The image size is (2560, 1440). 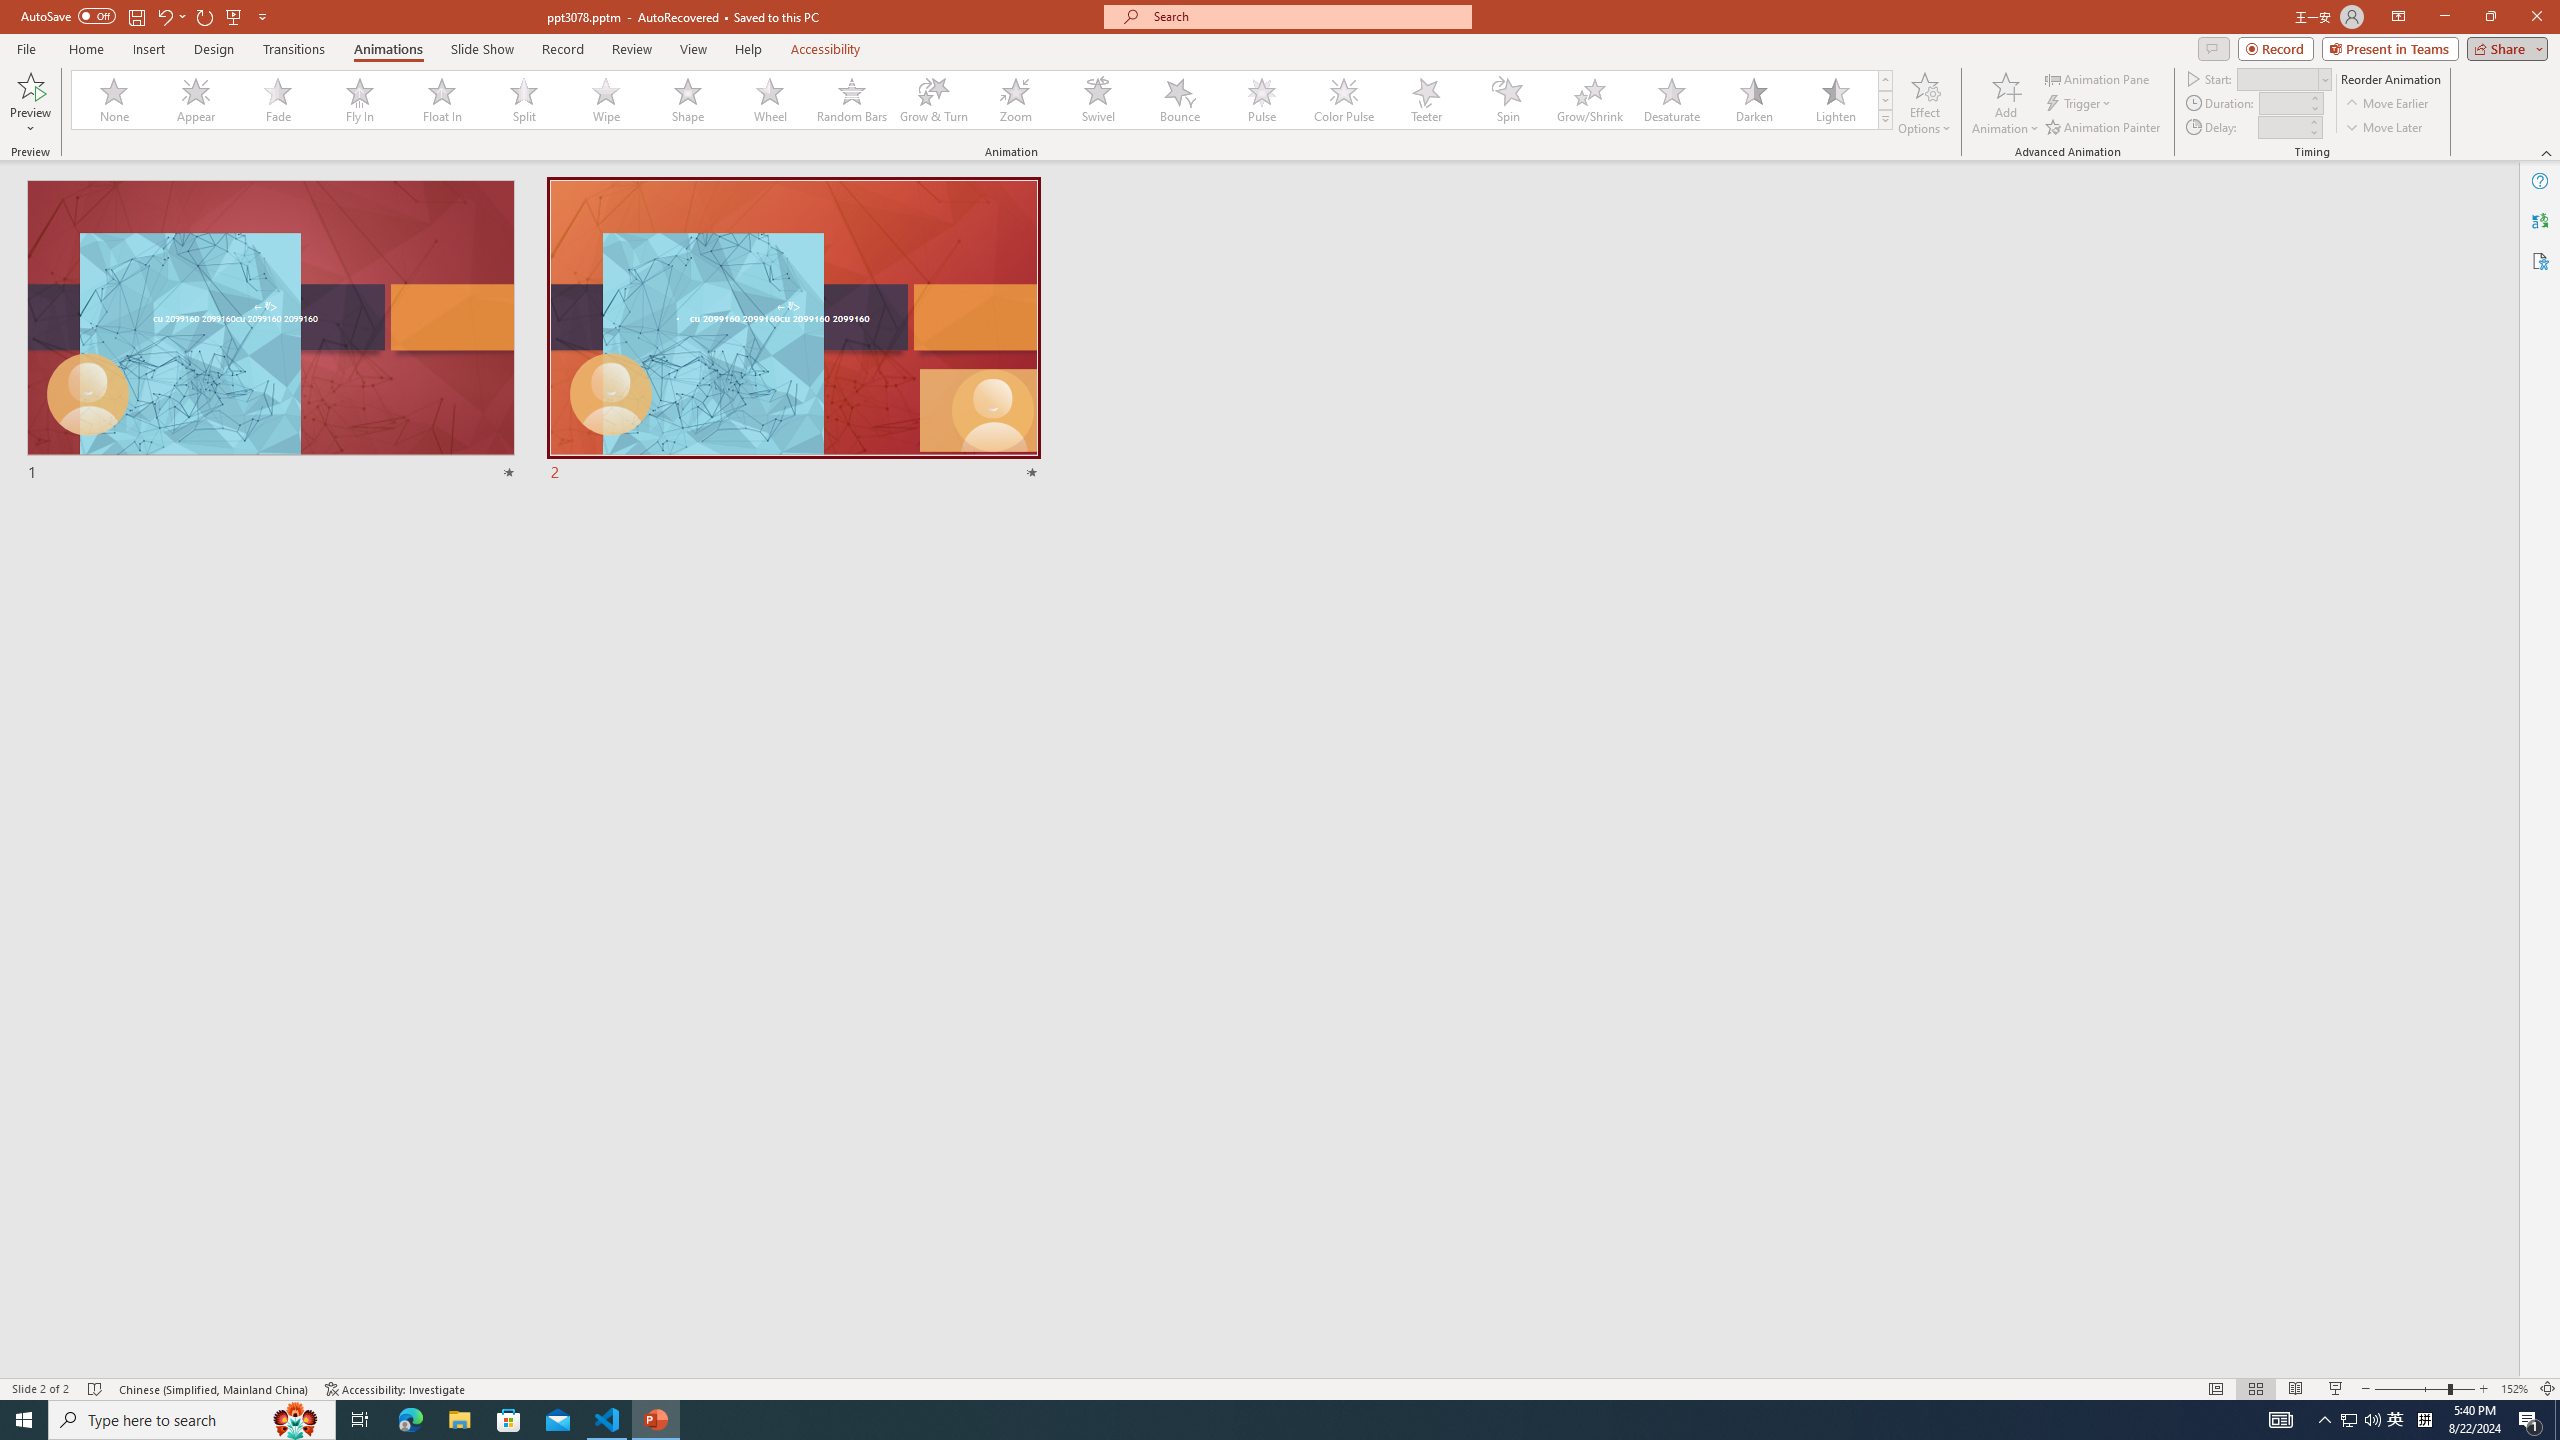 What do you see at coordinates (359, 99) in the screenshot?
I see `'Fly In'` at bounding box center [359, 99].